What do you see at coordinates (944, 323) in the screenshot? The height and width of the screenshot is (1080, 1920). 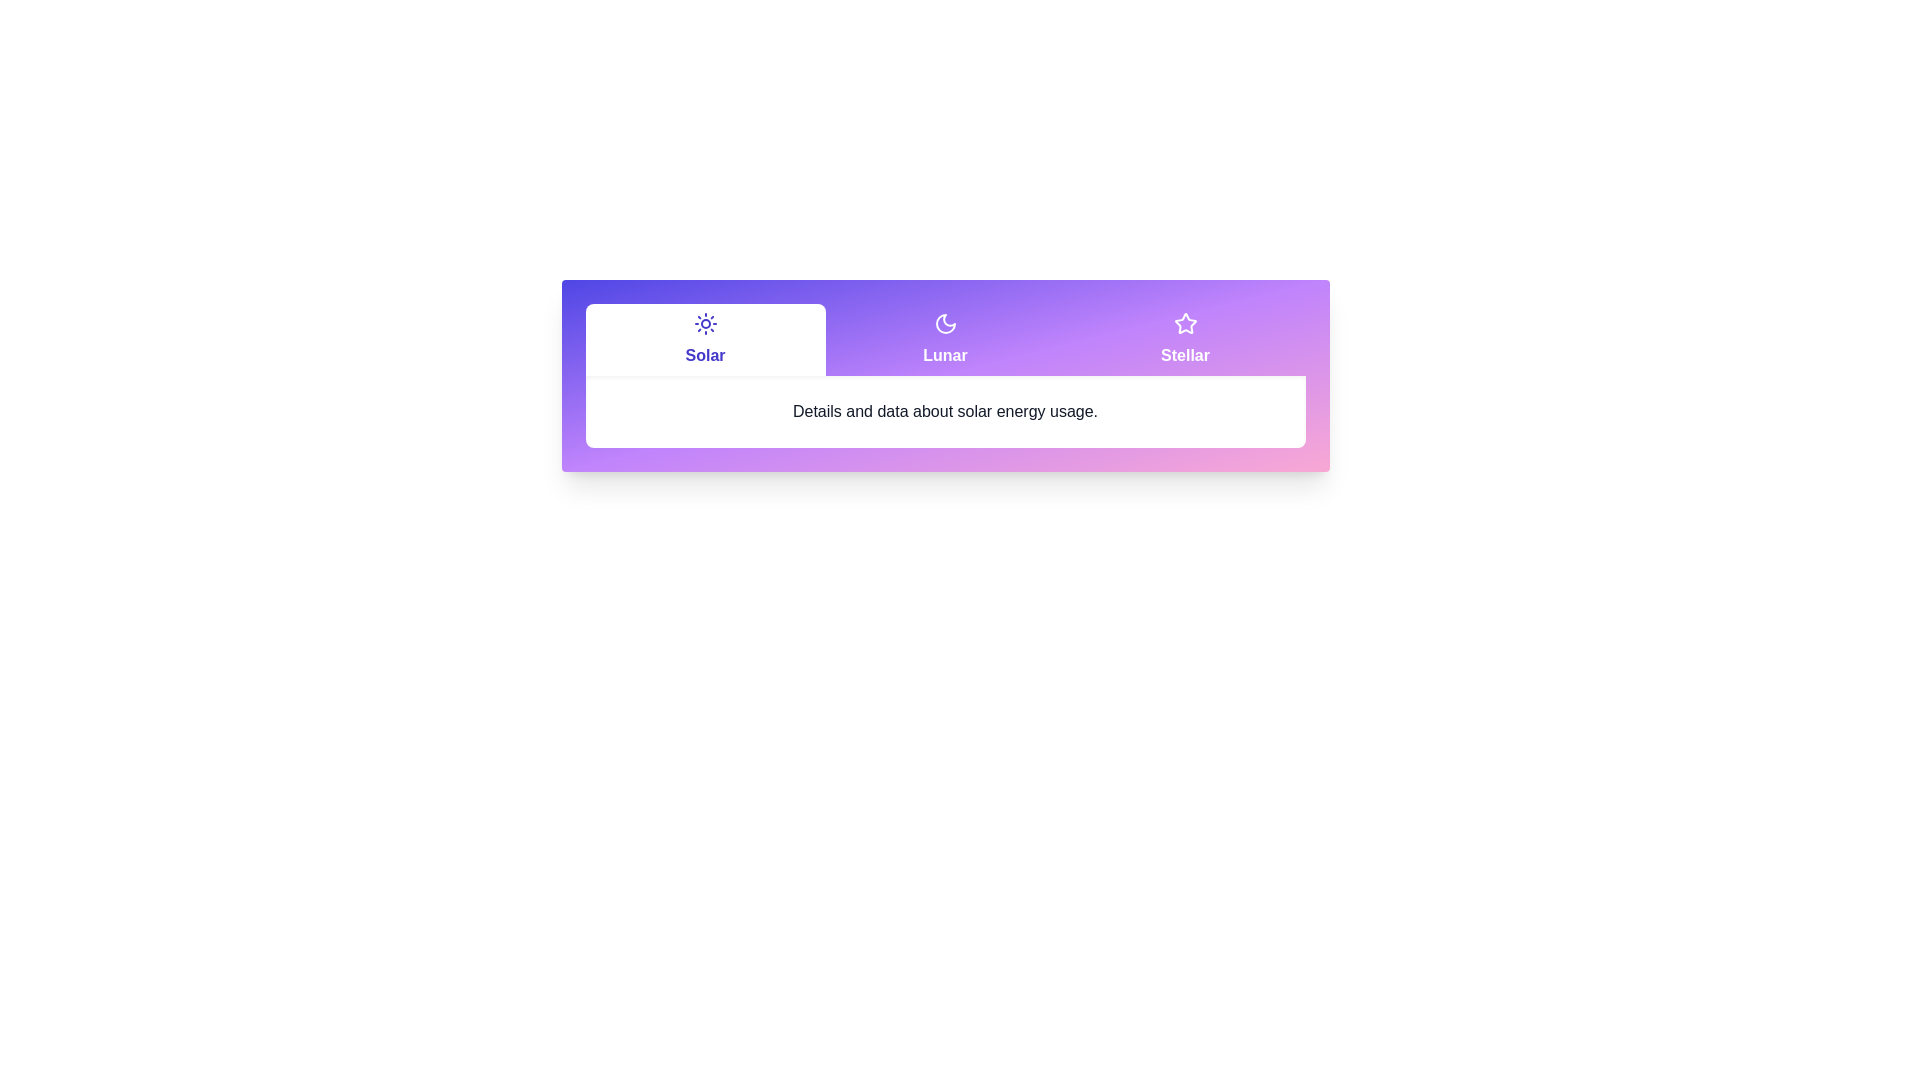 I see `the tab header icon corresponding to the Lunar tab` at bounding box center [944, 323].